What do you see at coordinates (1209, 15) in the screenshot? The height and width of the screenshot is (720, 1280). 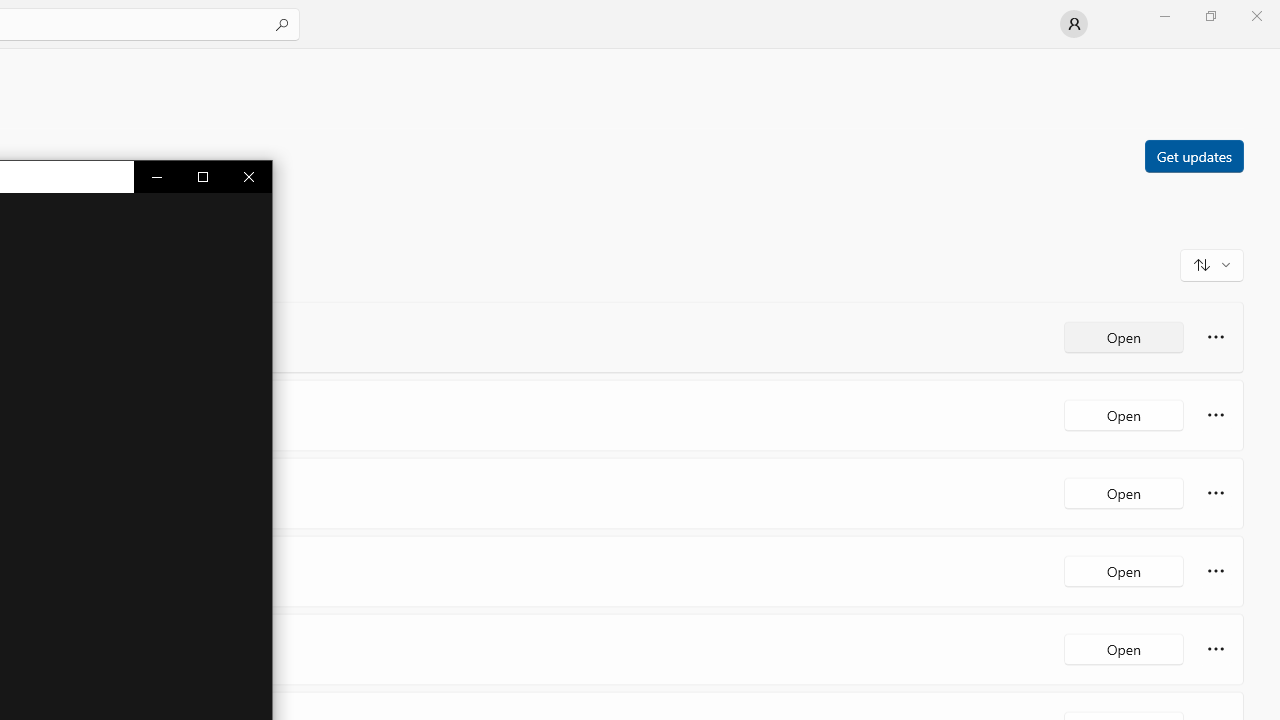 I see `'Restore Microsoft Store'` at bounding box center [1209, 15].